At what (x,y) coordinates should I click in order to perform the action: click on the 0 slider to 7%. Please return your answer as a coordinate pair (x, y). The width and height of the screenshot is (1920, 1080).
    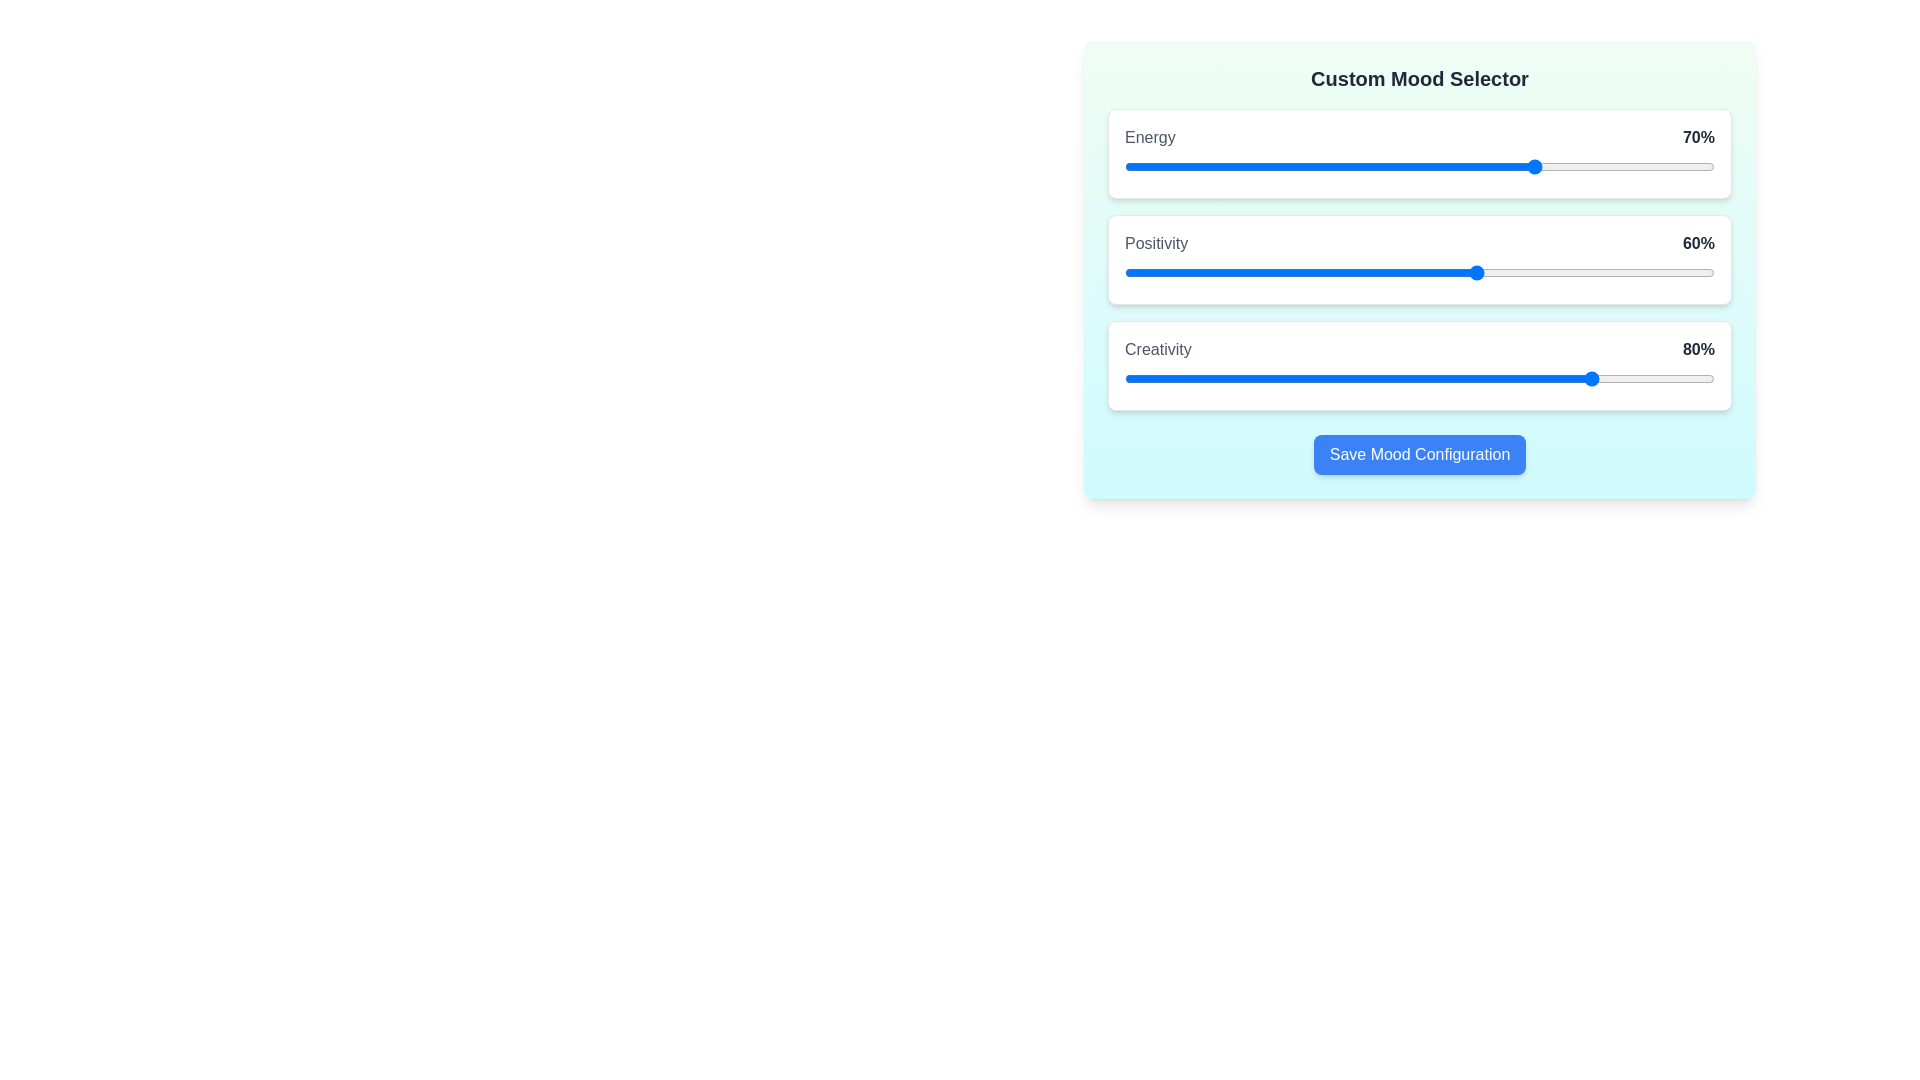
    Looking at the image, I should click on (1166, 165).